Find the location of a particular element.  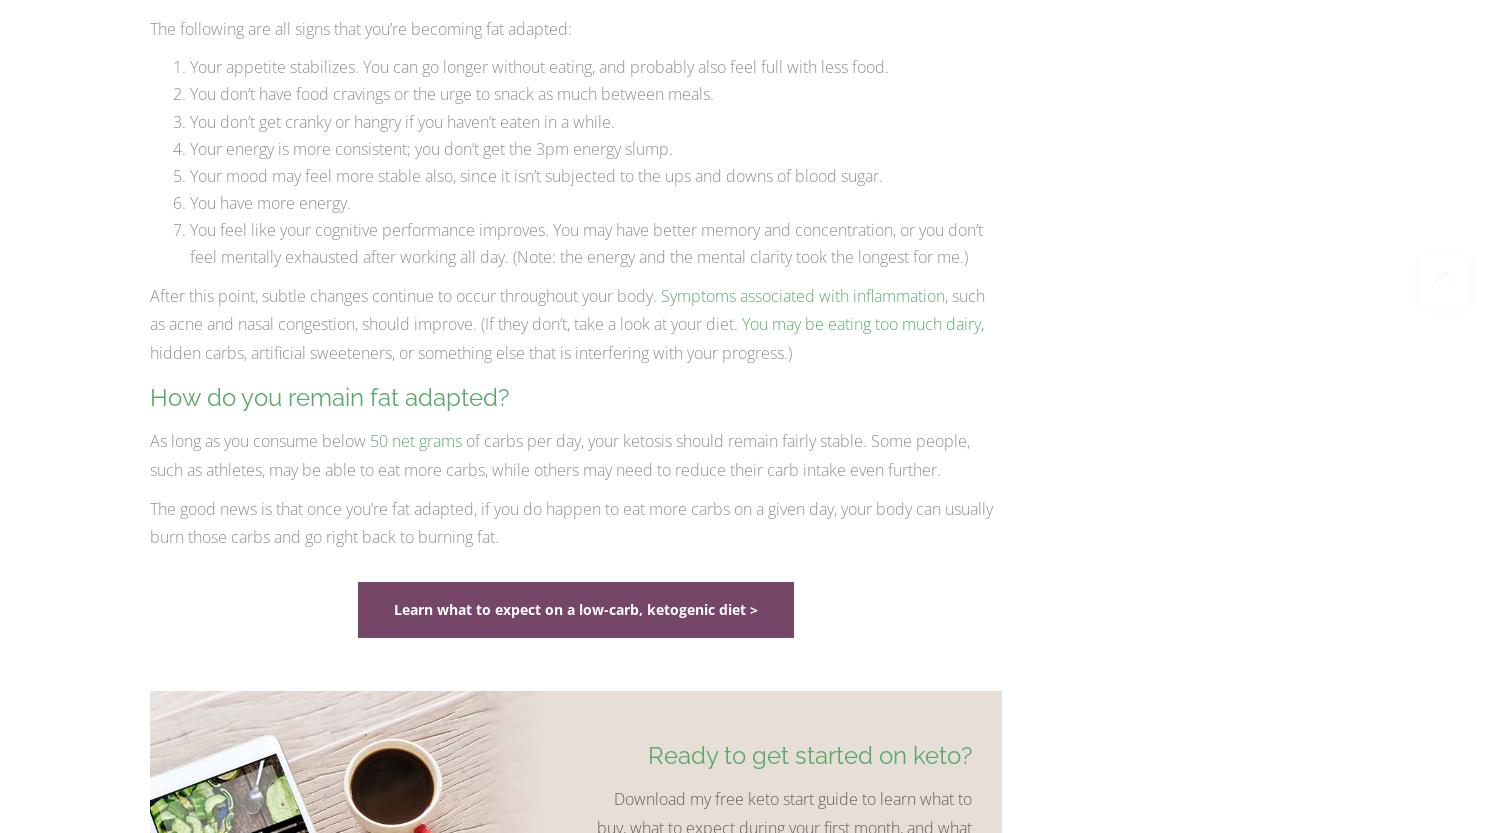

'50 net grams' is located at coordinates (369, 439).